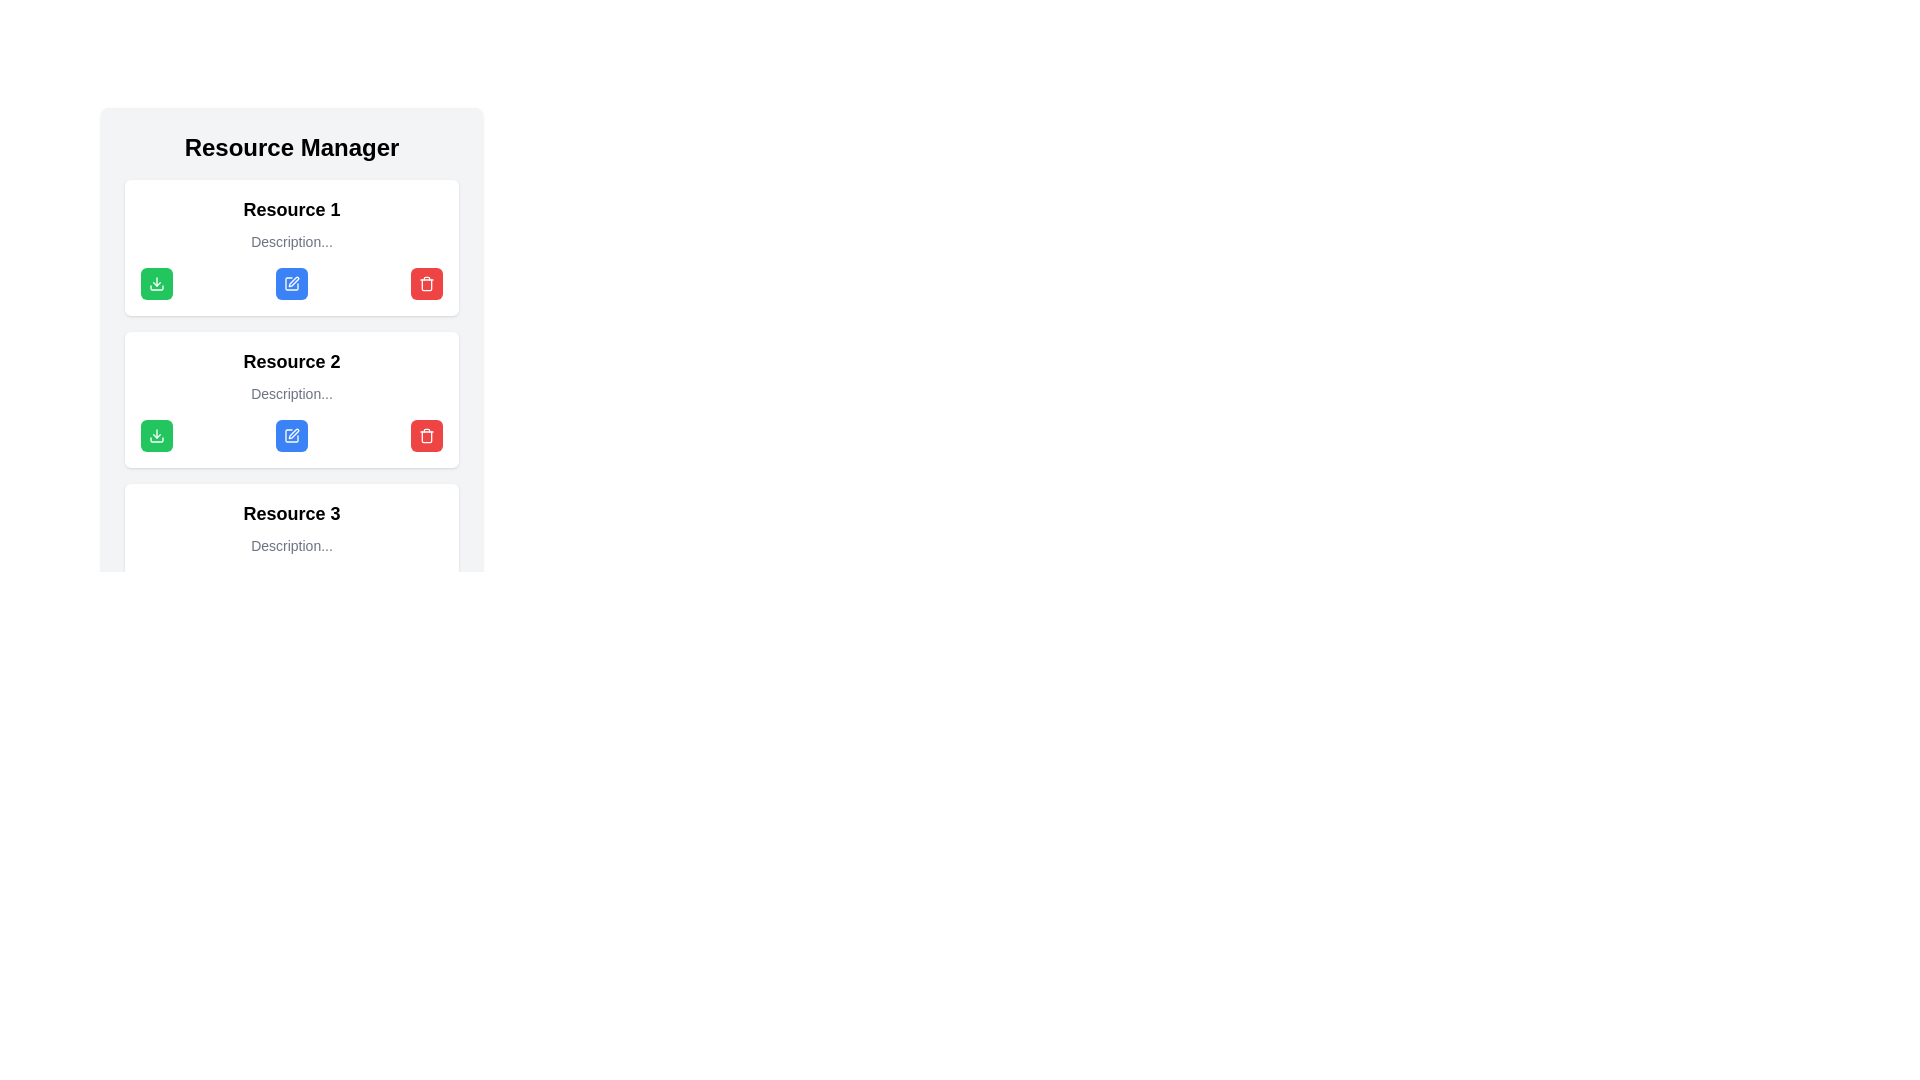 Image resolution: width=1920 pixels, height=1080 pixels. I want to click on the red delete button with a white trashcan icon on the far-right side of the row, so click(426, 284).